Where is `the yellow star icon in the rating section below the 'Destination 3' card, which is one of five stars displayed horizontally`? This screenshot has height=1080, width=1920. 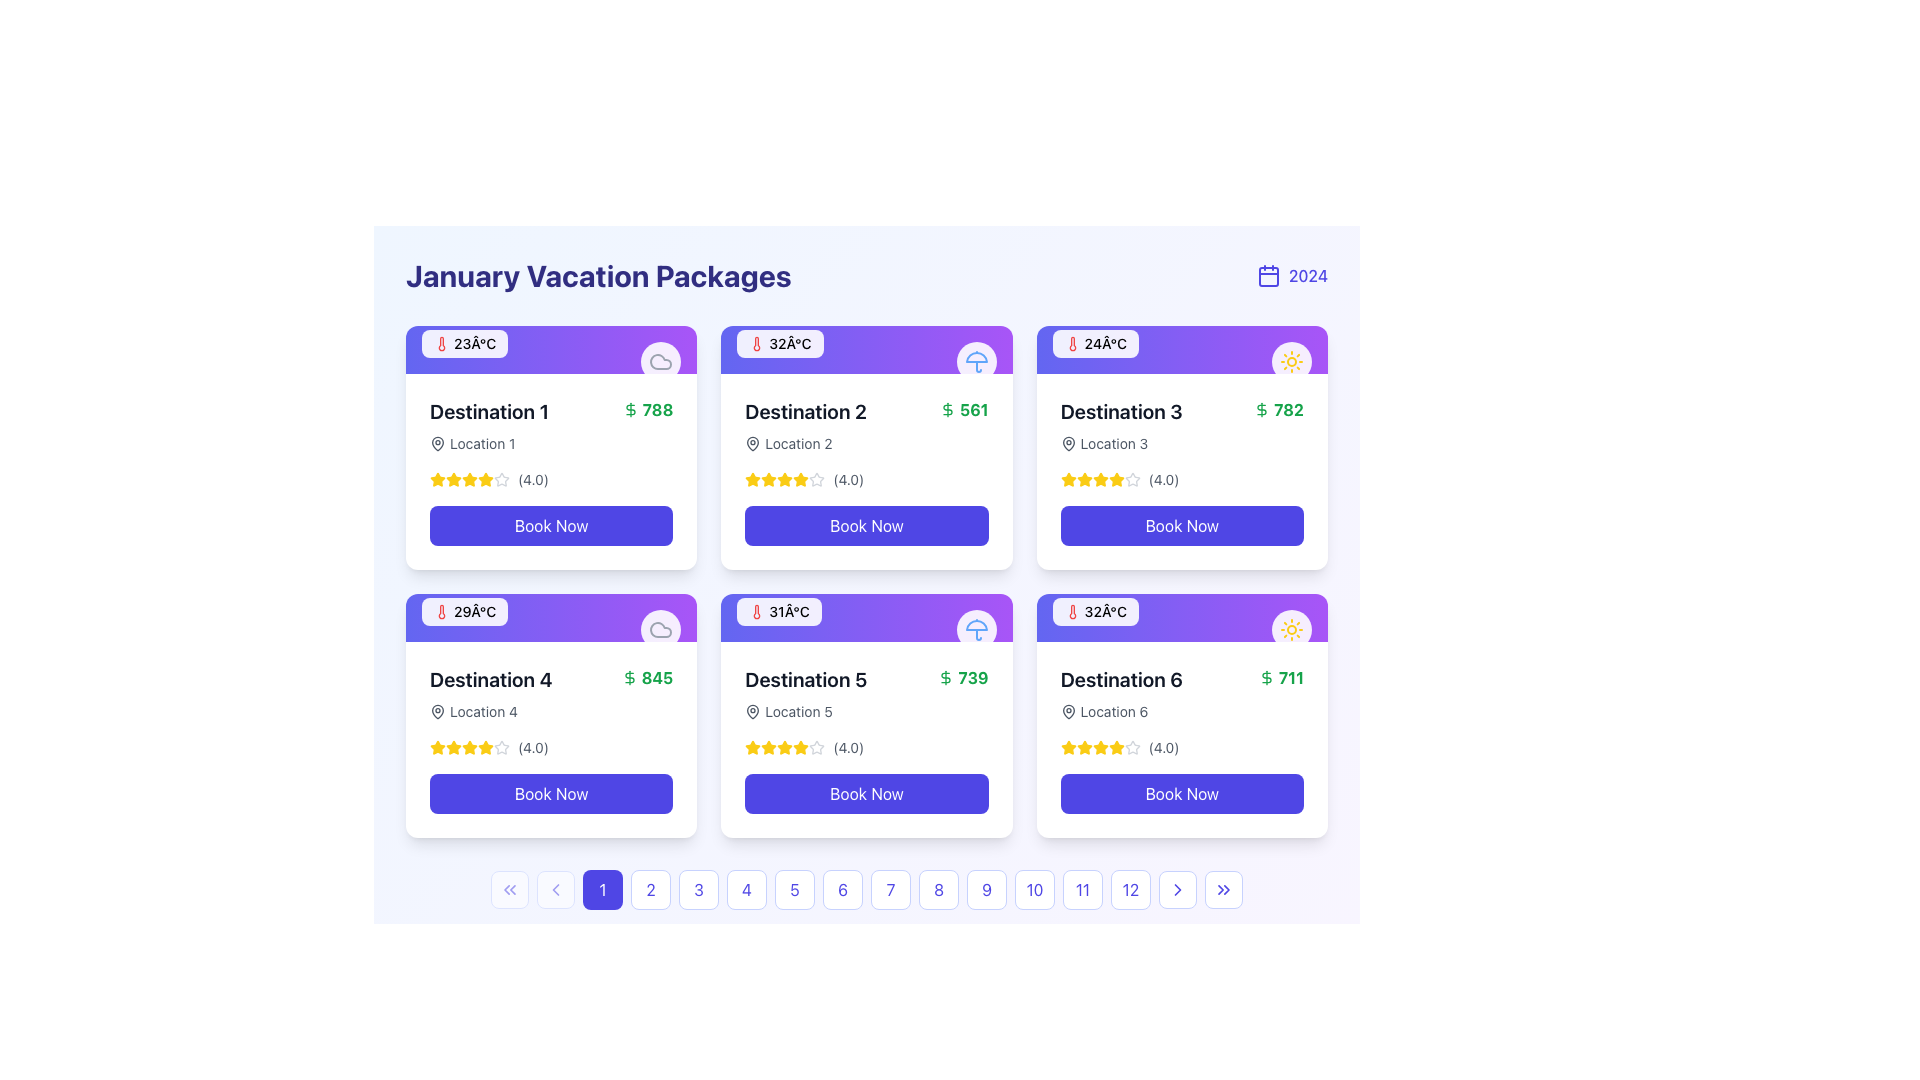 the yellow star icon in the rating section below the 'Destination 3' card, which is one of five stars displayed horizontally is located at coordinates (1099, 479).